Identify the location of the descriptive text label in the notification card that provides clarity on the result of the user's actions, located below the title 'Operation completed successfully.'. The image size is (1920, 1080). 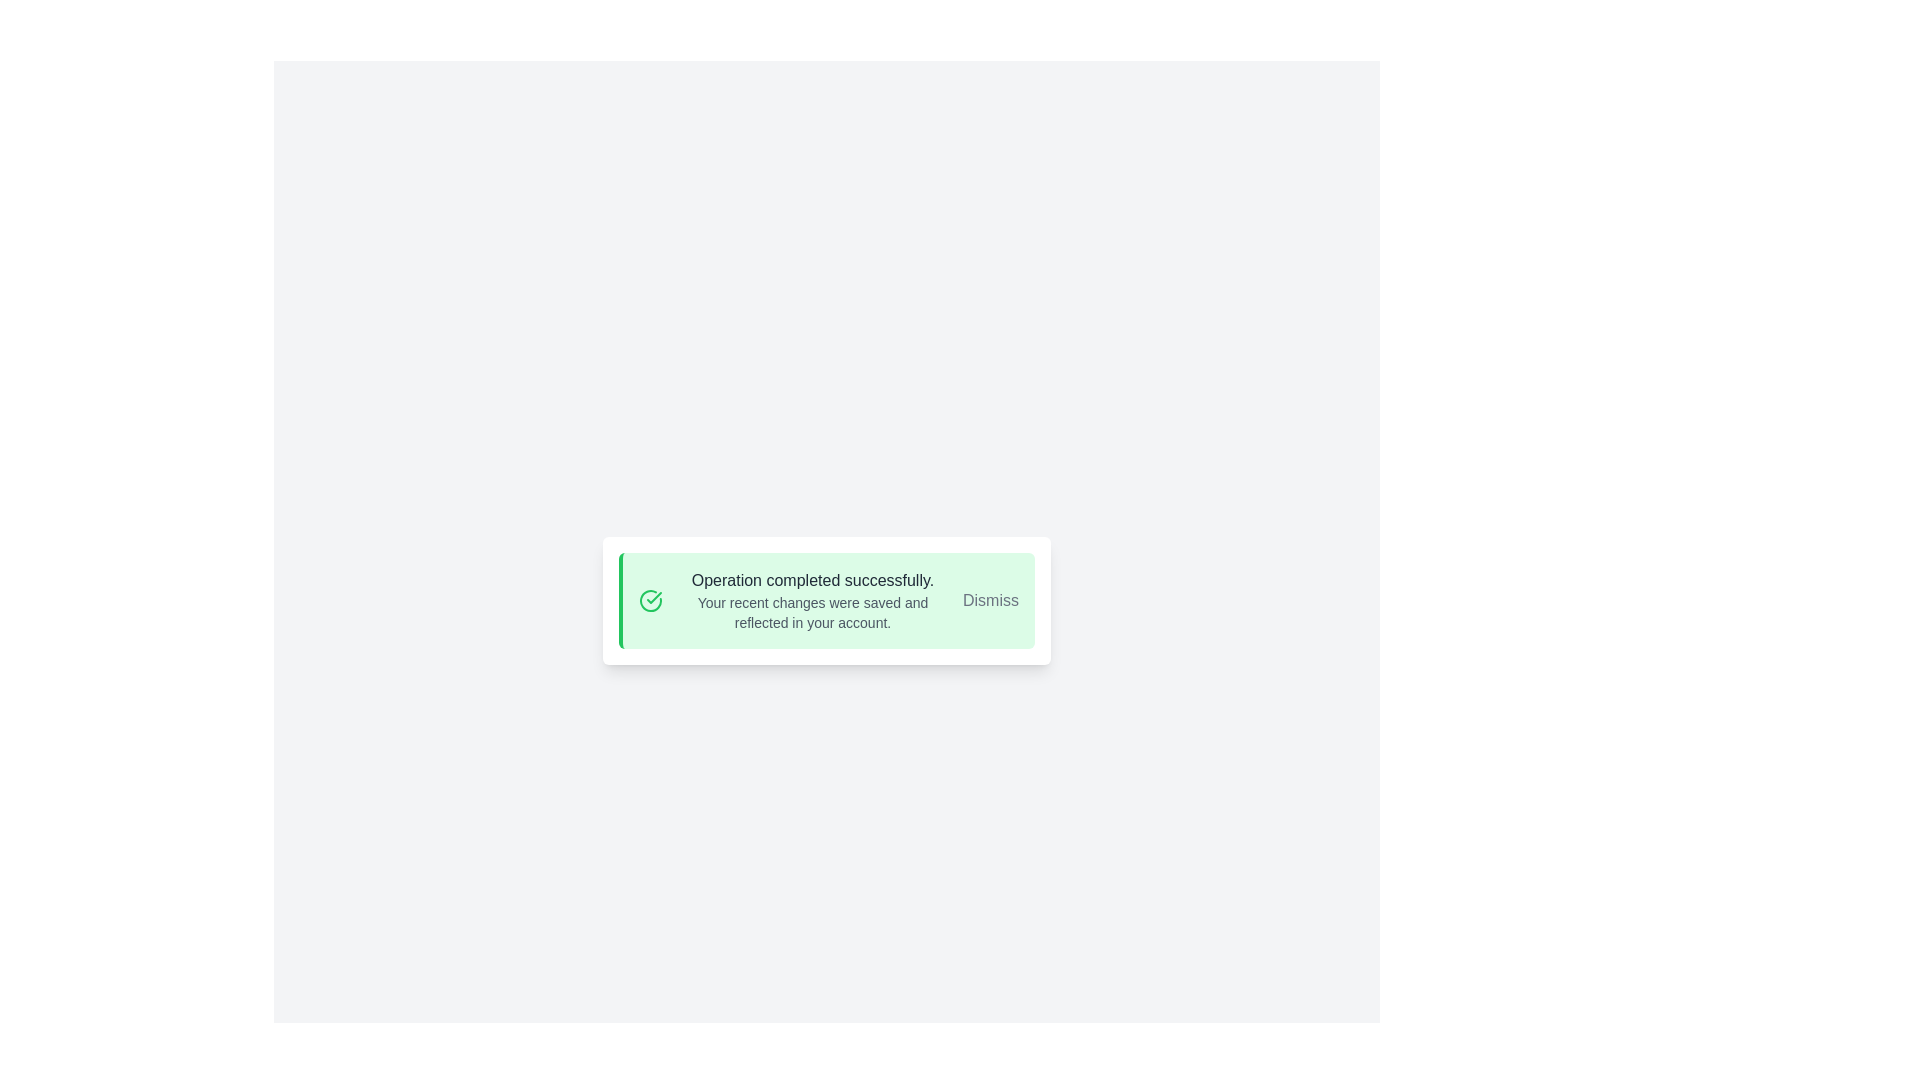
(812, 612).